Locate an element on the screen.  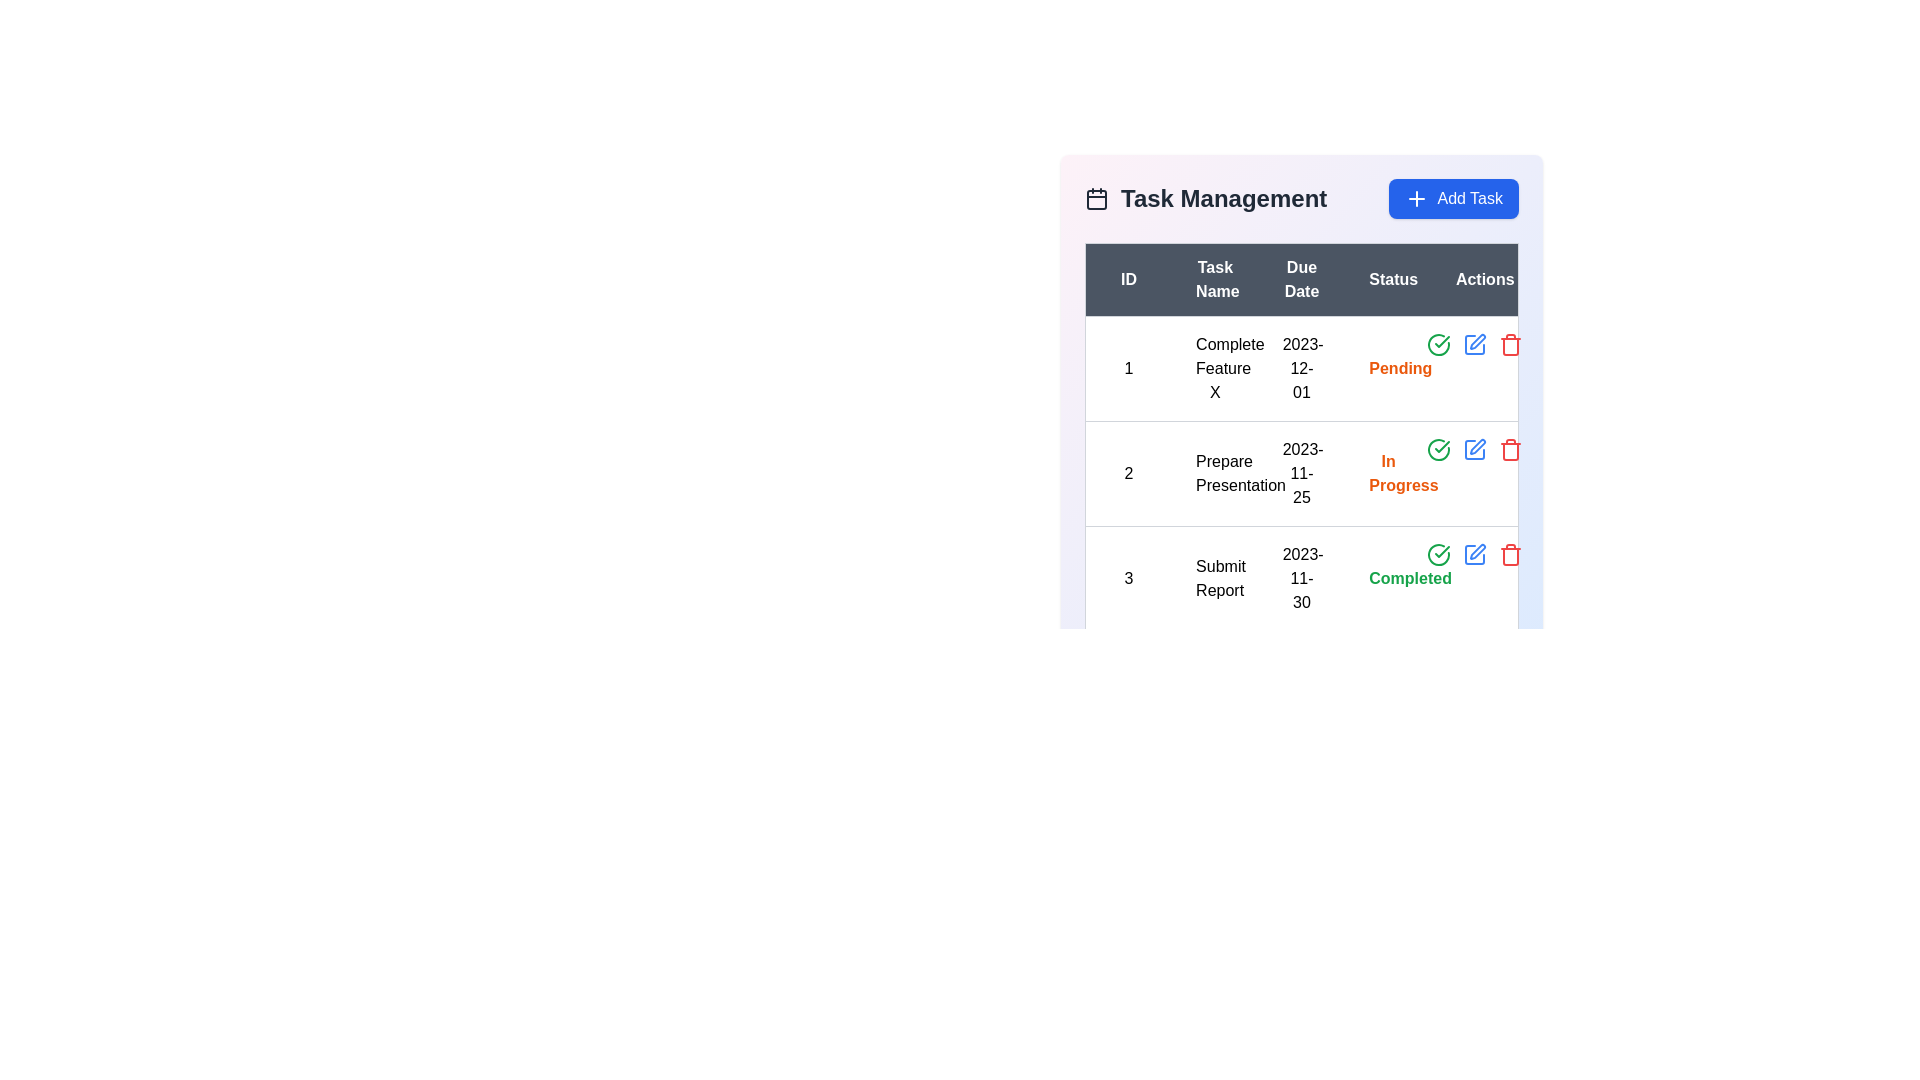
the Text label indicating the status 'Pending' for the task 'Complete Feature X' in the 'Status' column of the table is located at coordinates (1387, 369).